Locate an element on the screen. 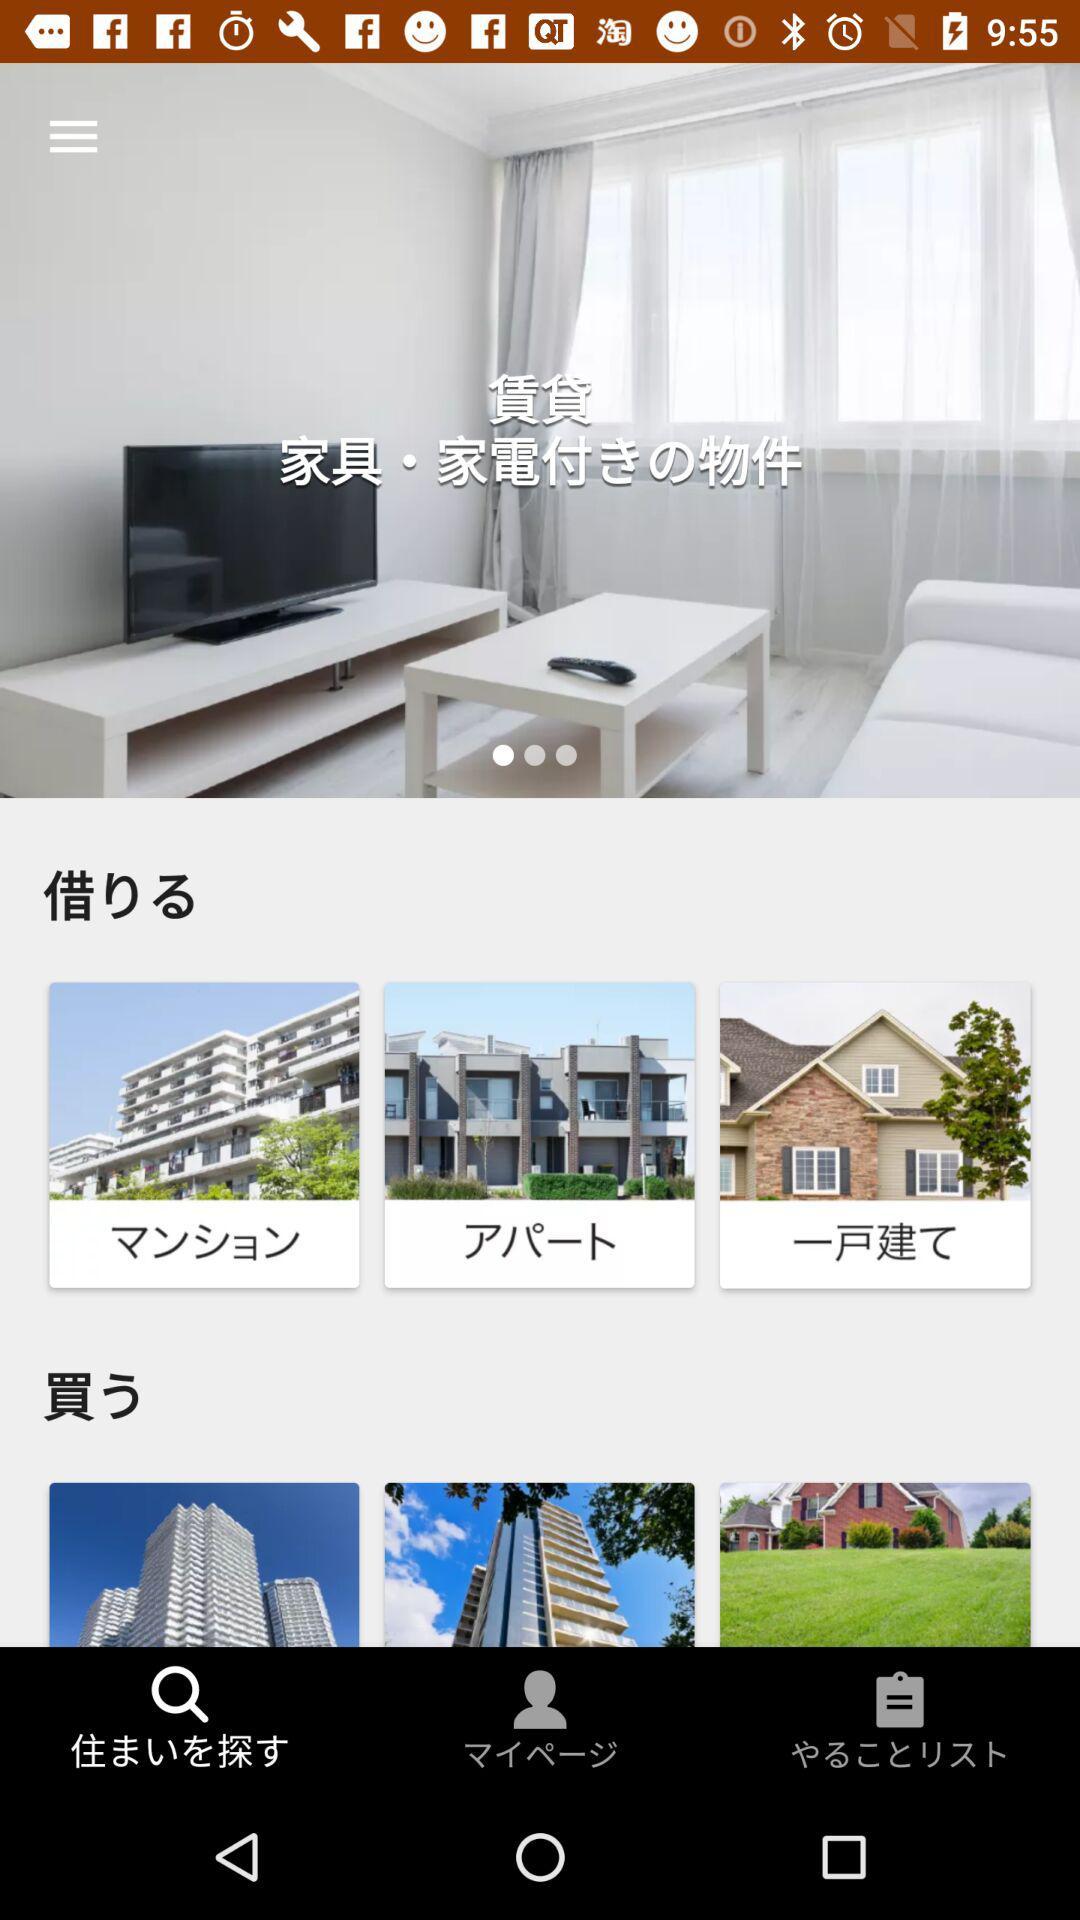 This screenshot has width=1080, height=1920. the icon at the top left corner is located at coordinates (72, 135).